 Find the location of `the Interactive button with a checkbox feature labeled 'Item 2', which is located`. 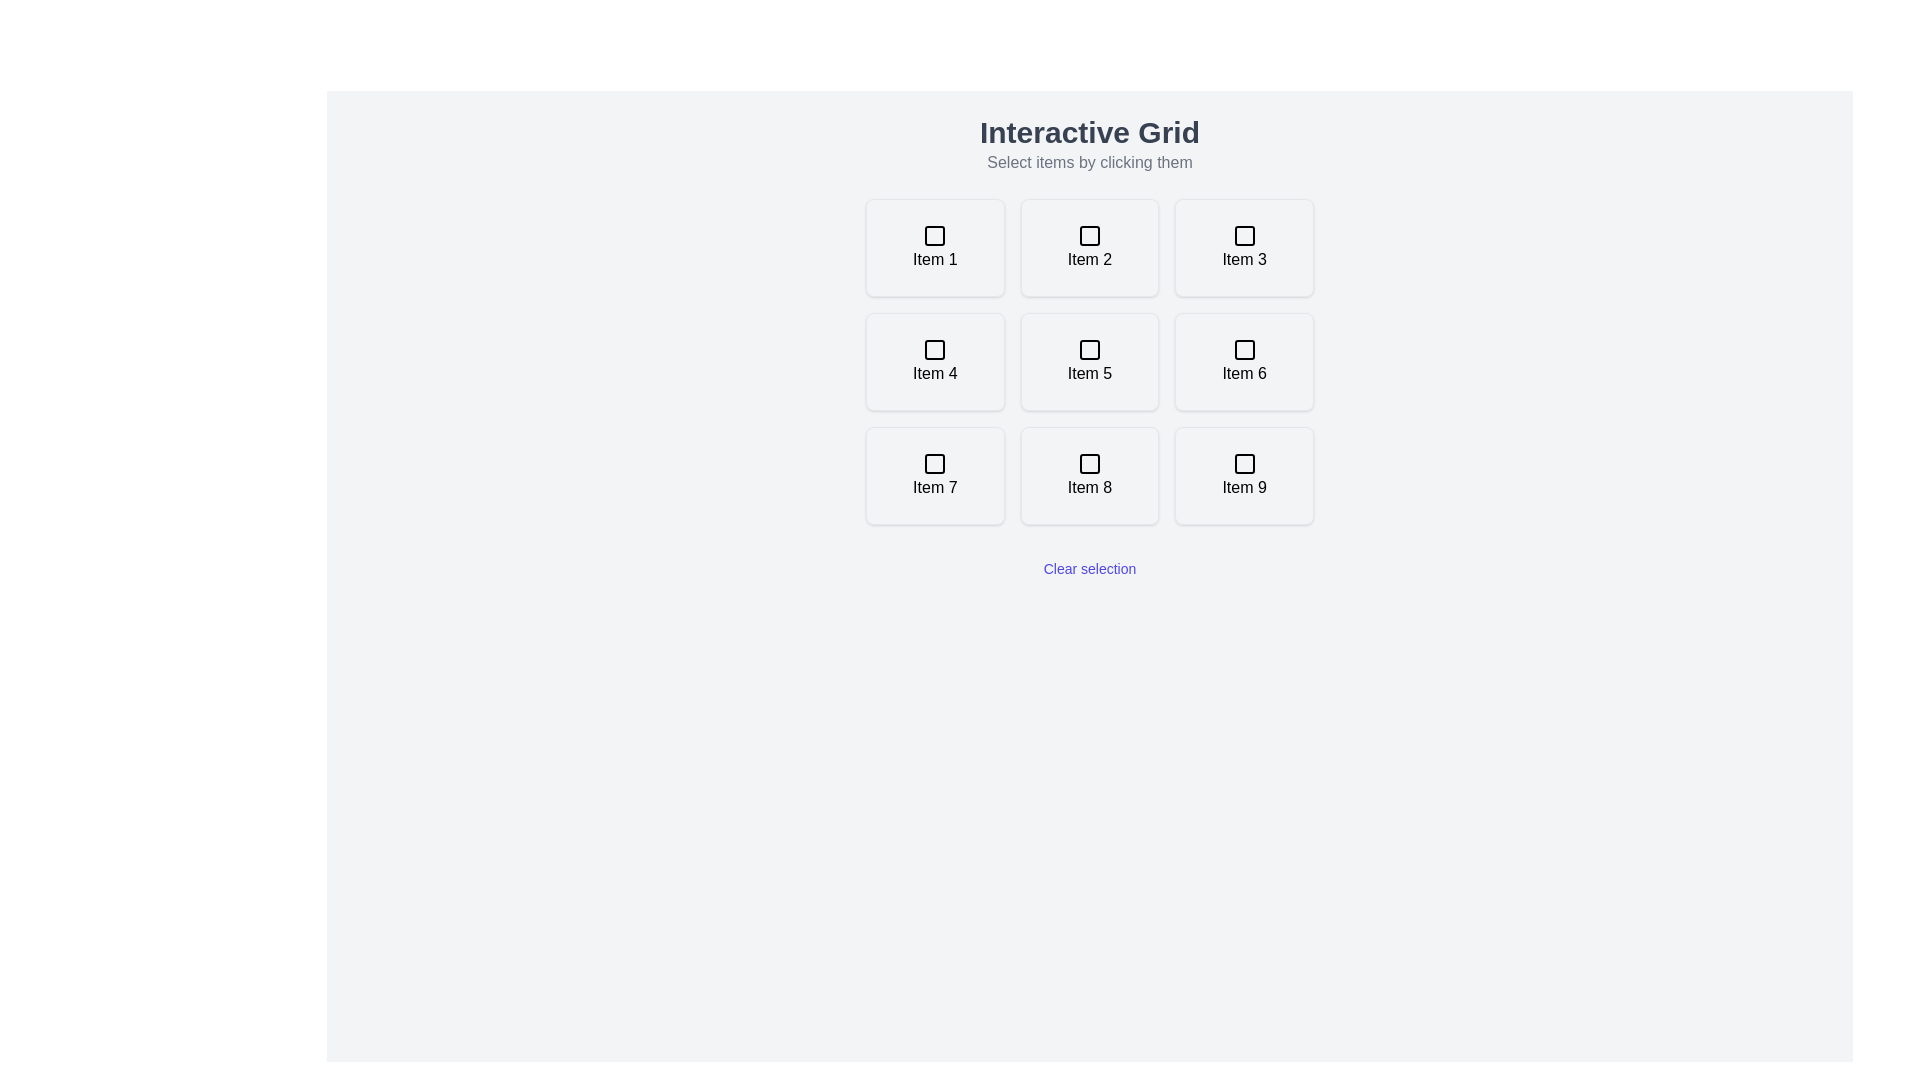

the Interactive button with a checkbox feature labeled 'Item 2', which is located is located at coordinates (1088, 246).